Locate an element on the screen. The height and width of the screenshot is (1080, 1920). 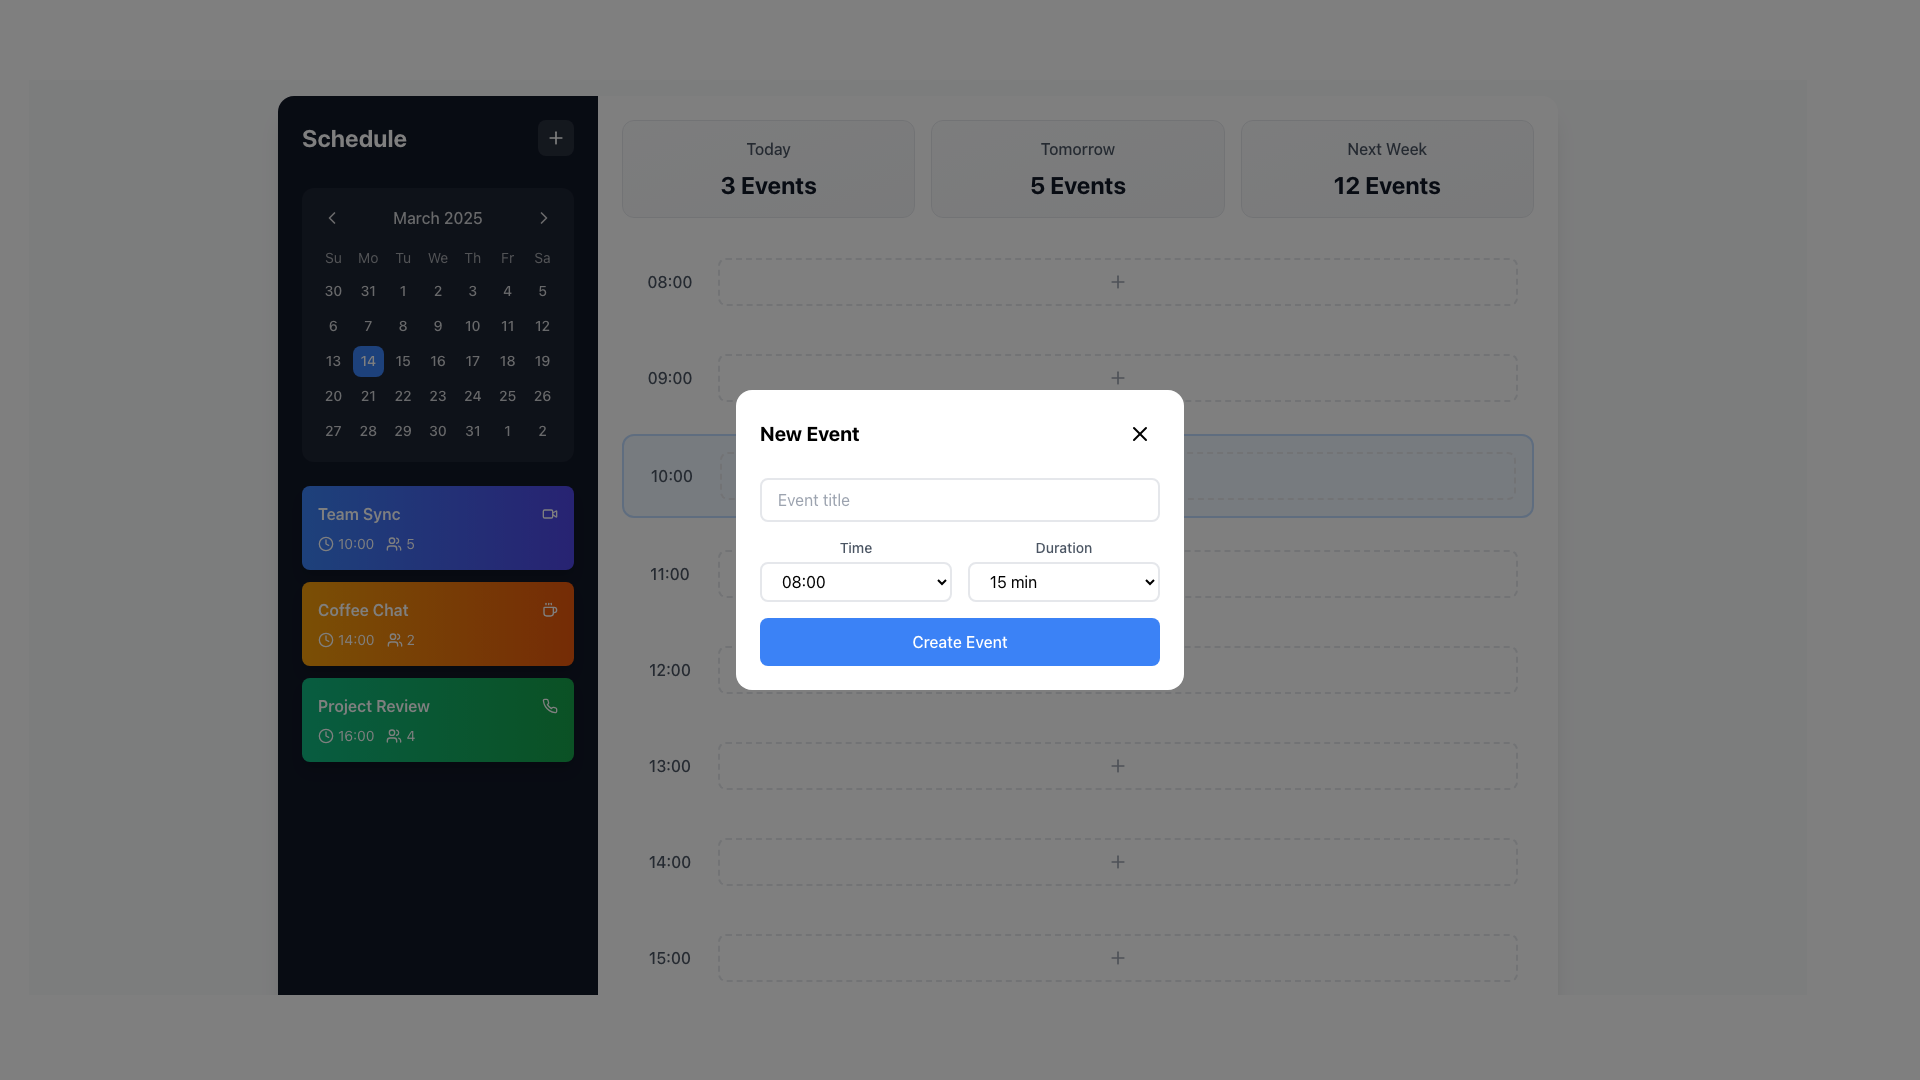
the button with a dashed border and a '+' symbol located to the right of the '15:00' time slot is located at coordinates (1117, 956).